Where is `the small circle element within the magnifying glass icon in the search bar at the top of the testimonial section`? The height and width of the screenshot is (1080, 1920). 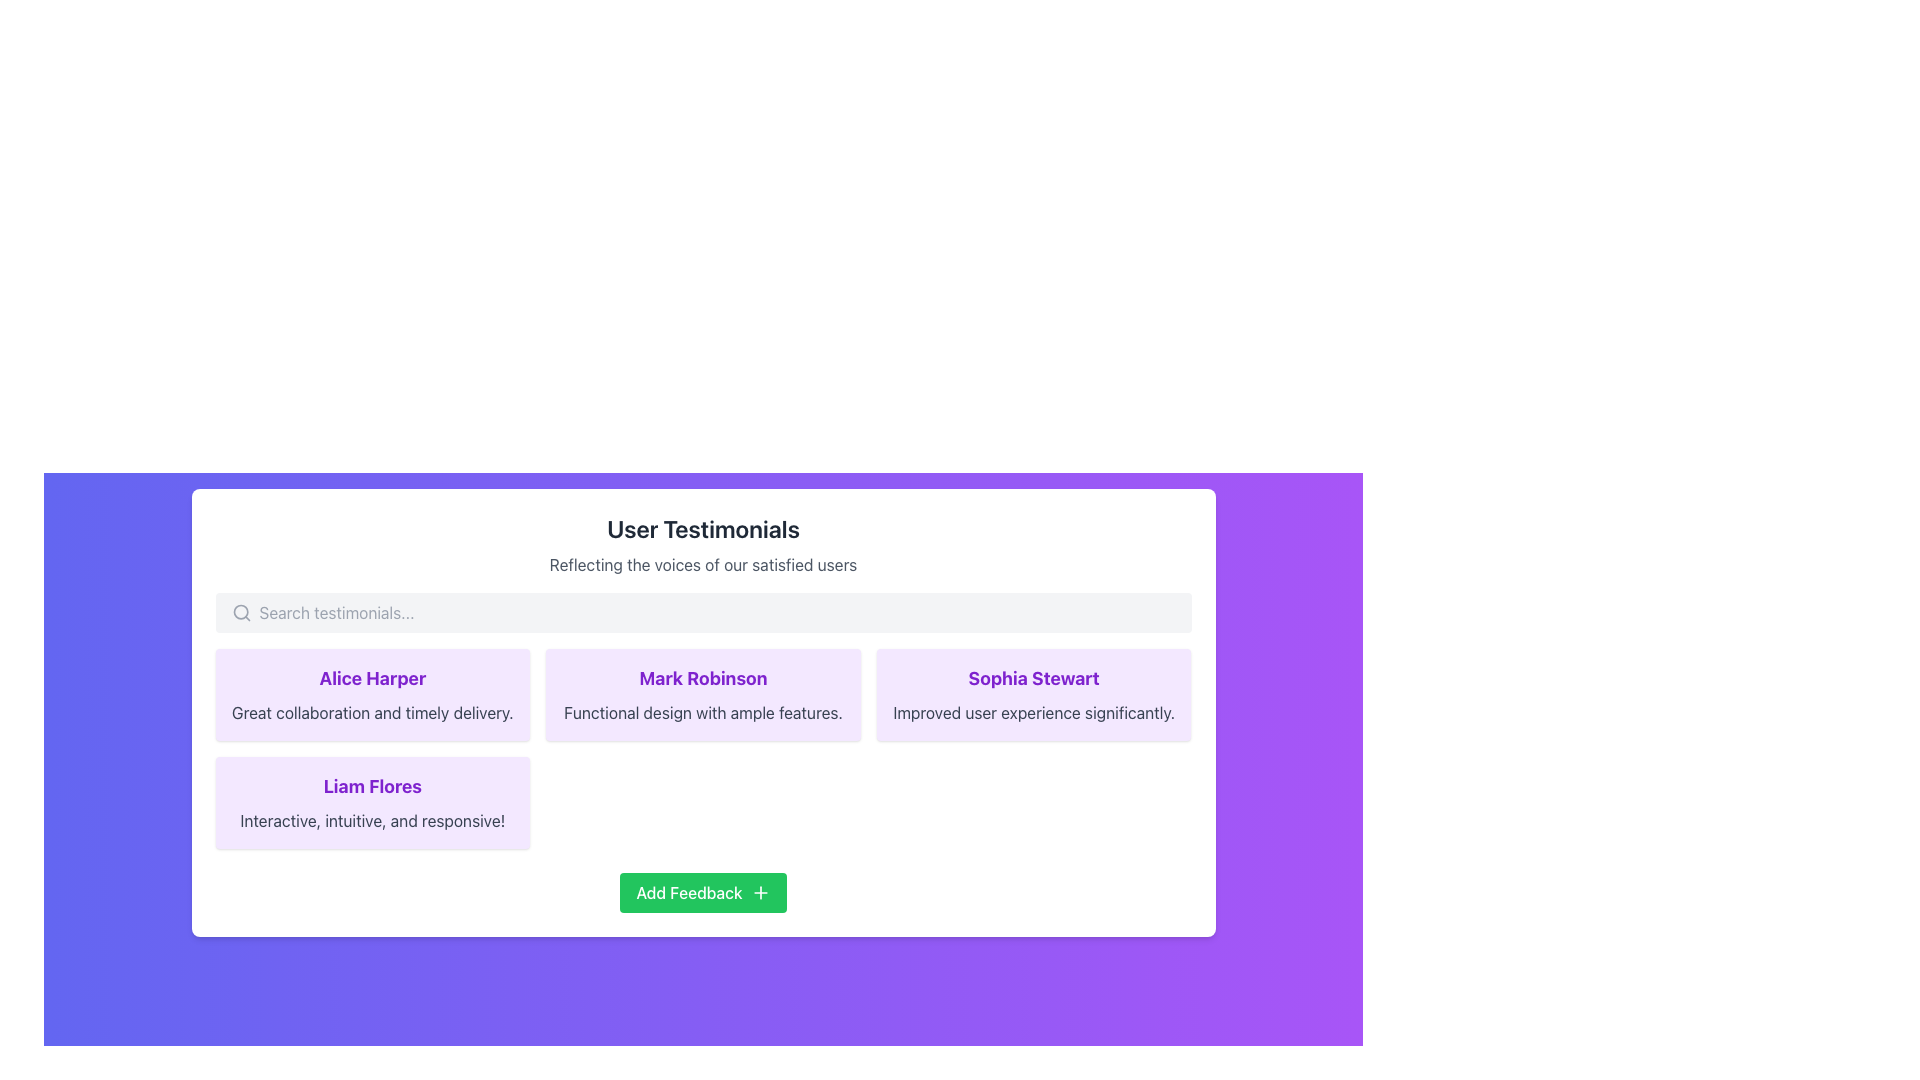
the small circle element within the magnifying glass icon in the search bar at the top of the testimonial section is located at coordinates (240, 611).